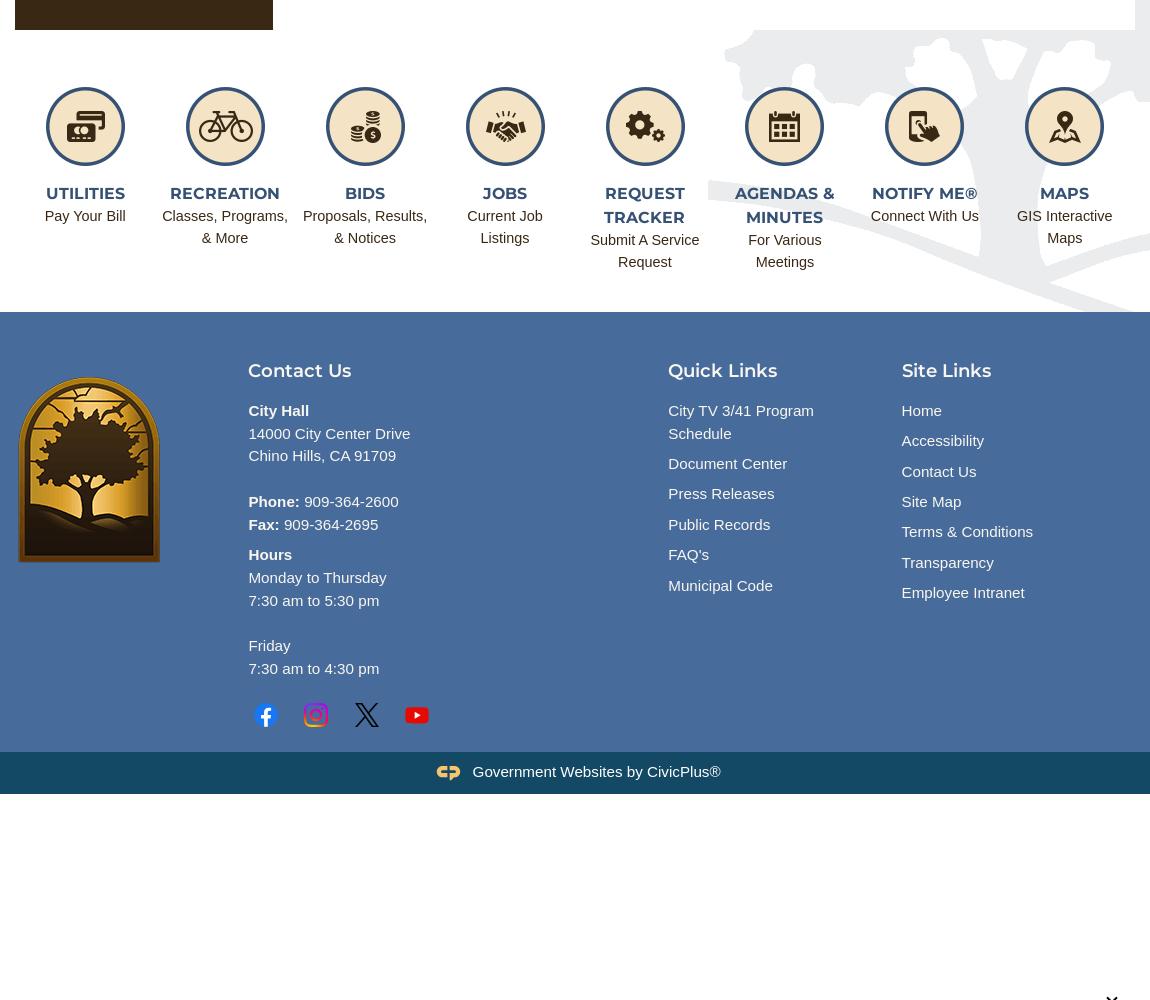  Describe the element at coordinates (942, 439) in the screenshot. I see `'Accessibility'` at that location.